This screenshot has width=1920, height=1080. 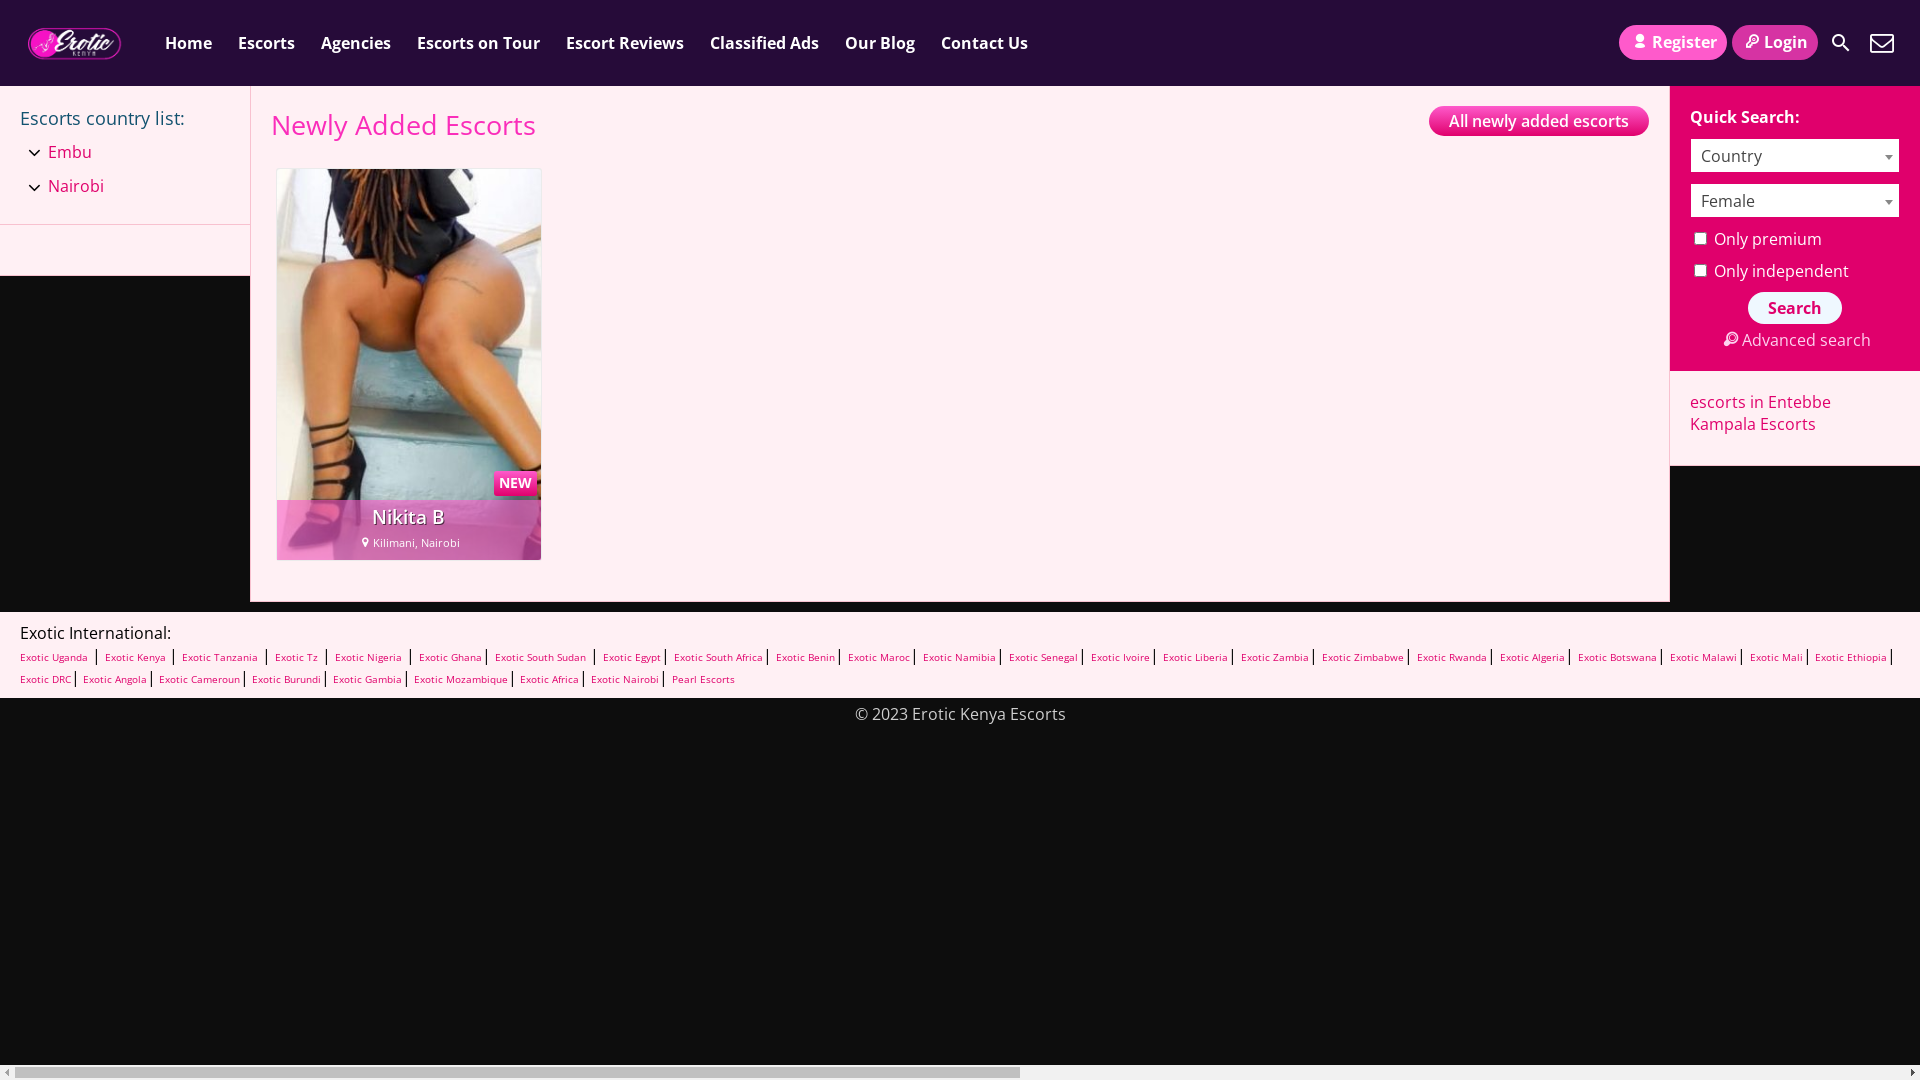 I want to click on 'Exotic Nigeria', so click(x=368, y=656).